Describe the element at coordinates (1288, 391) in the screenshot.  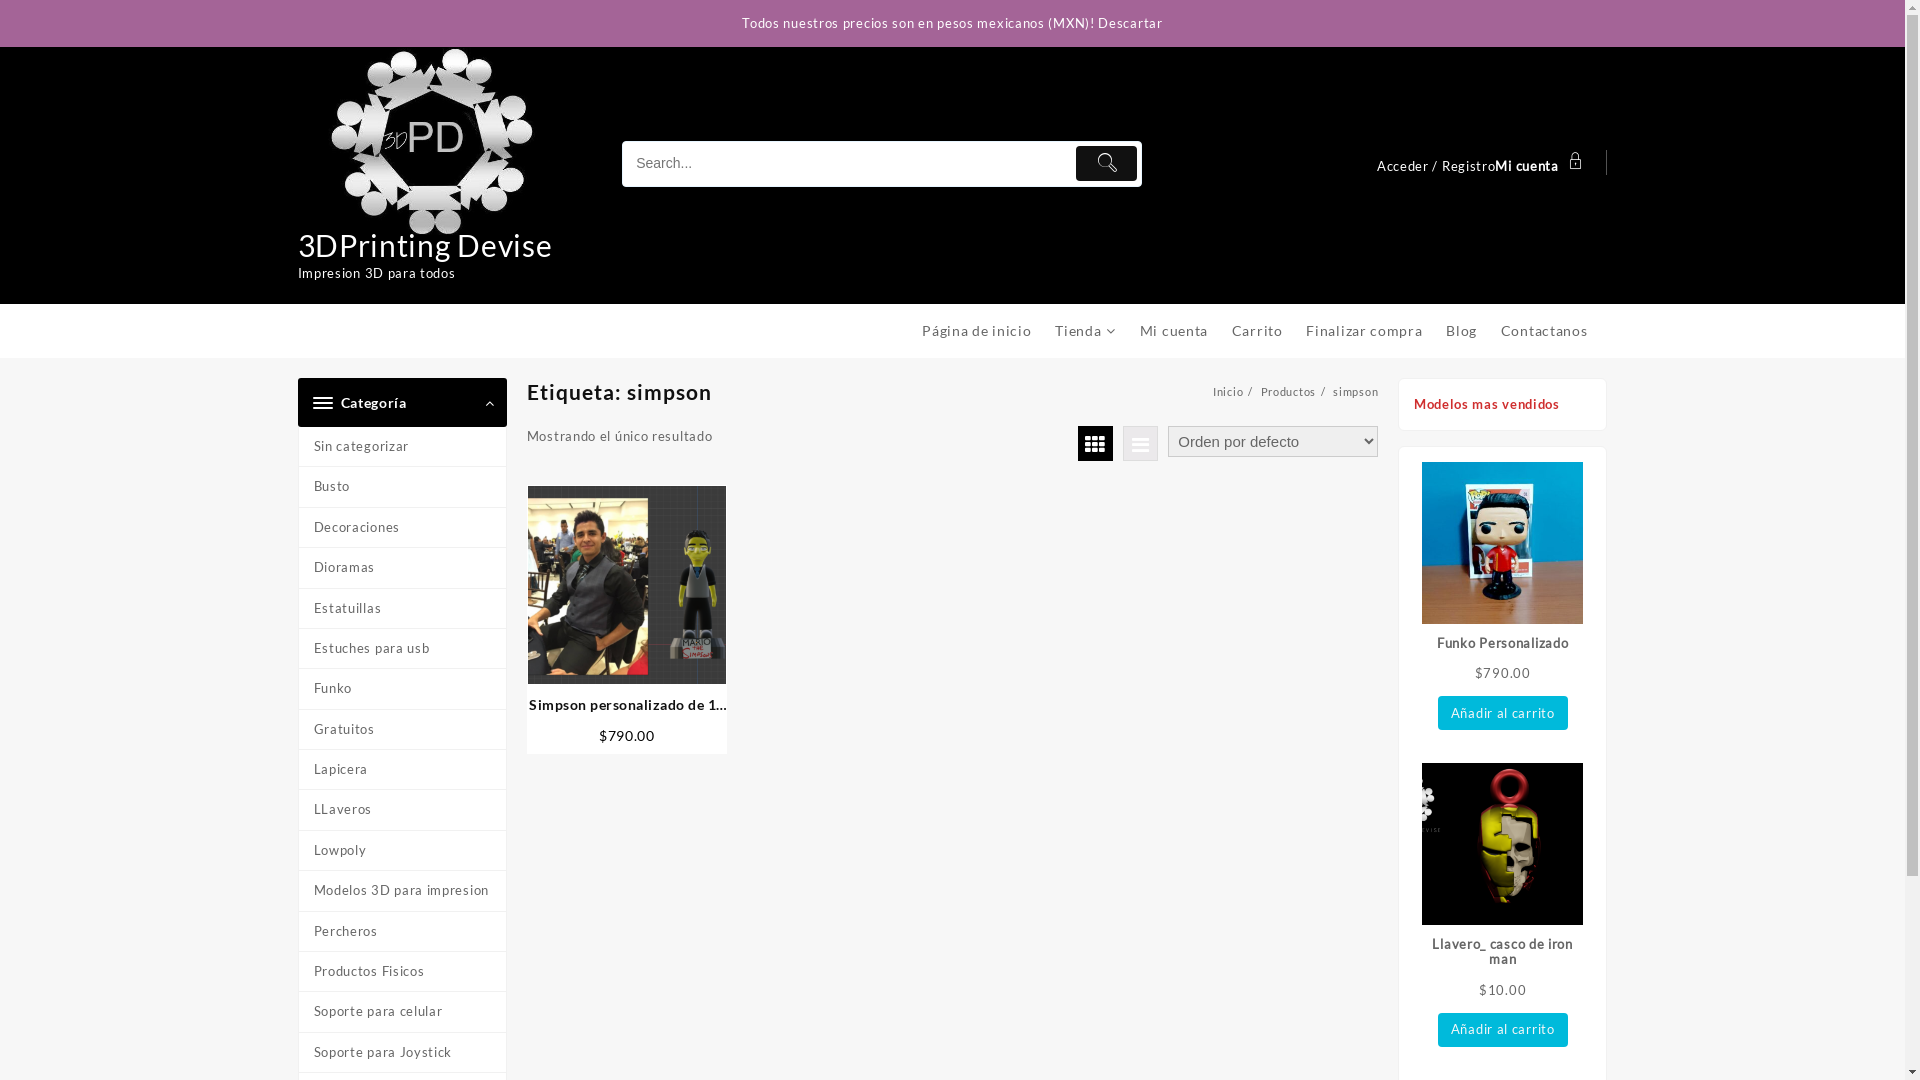
I see `'Productos'` at that location.